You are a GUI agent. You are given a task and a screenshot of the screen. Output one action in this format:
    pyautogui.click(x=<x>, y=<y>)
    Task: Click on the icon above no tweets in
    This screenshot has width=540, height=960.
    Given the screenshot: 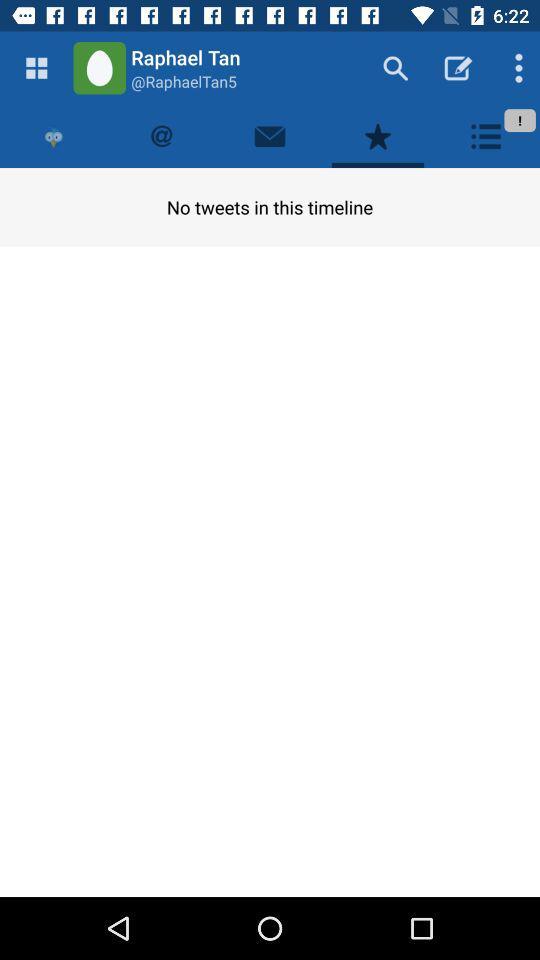 What is the action you would take?
    pyautogui.click(x=378, y=135)
    